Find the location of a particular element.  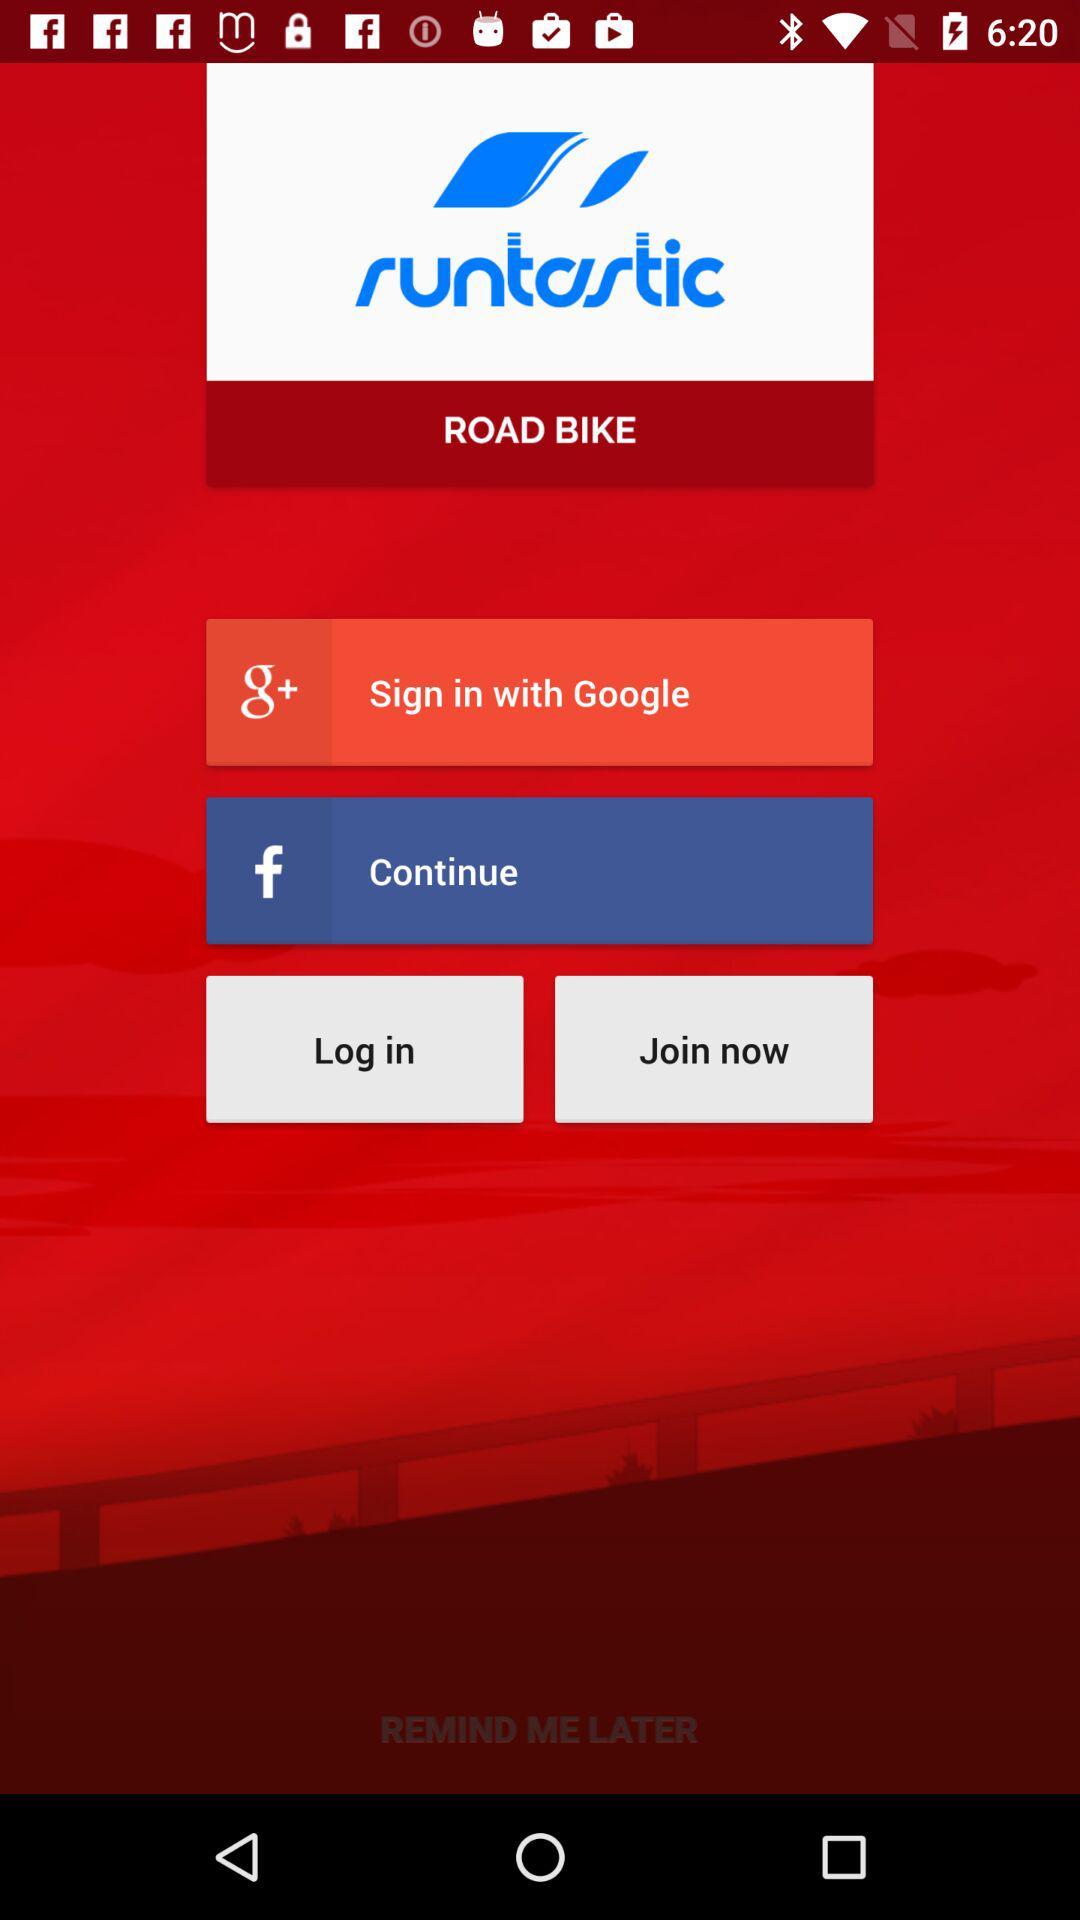

icon below log in is located at coordinates (538, 1726).